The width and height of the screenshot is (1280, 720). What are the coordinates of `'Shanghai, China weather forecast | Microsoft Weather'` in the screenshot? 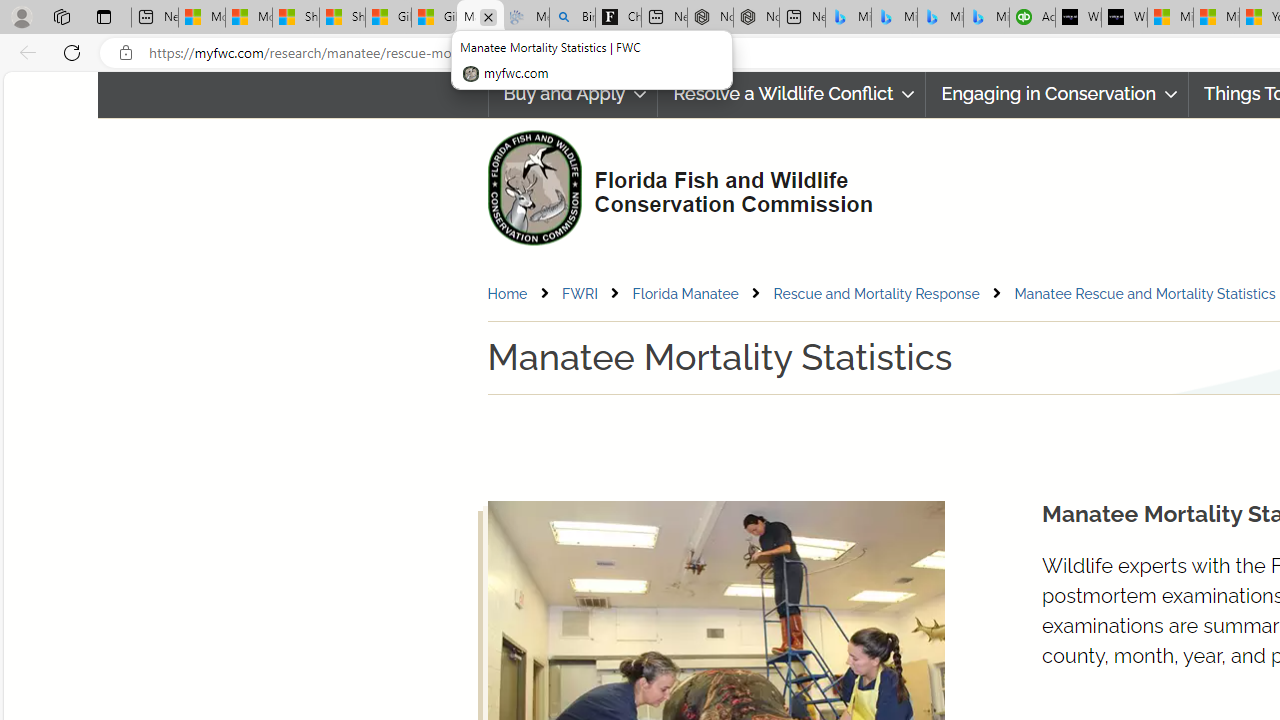 It's located at (342, 17).